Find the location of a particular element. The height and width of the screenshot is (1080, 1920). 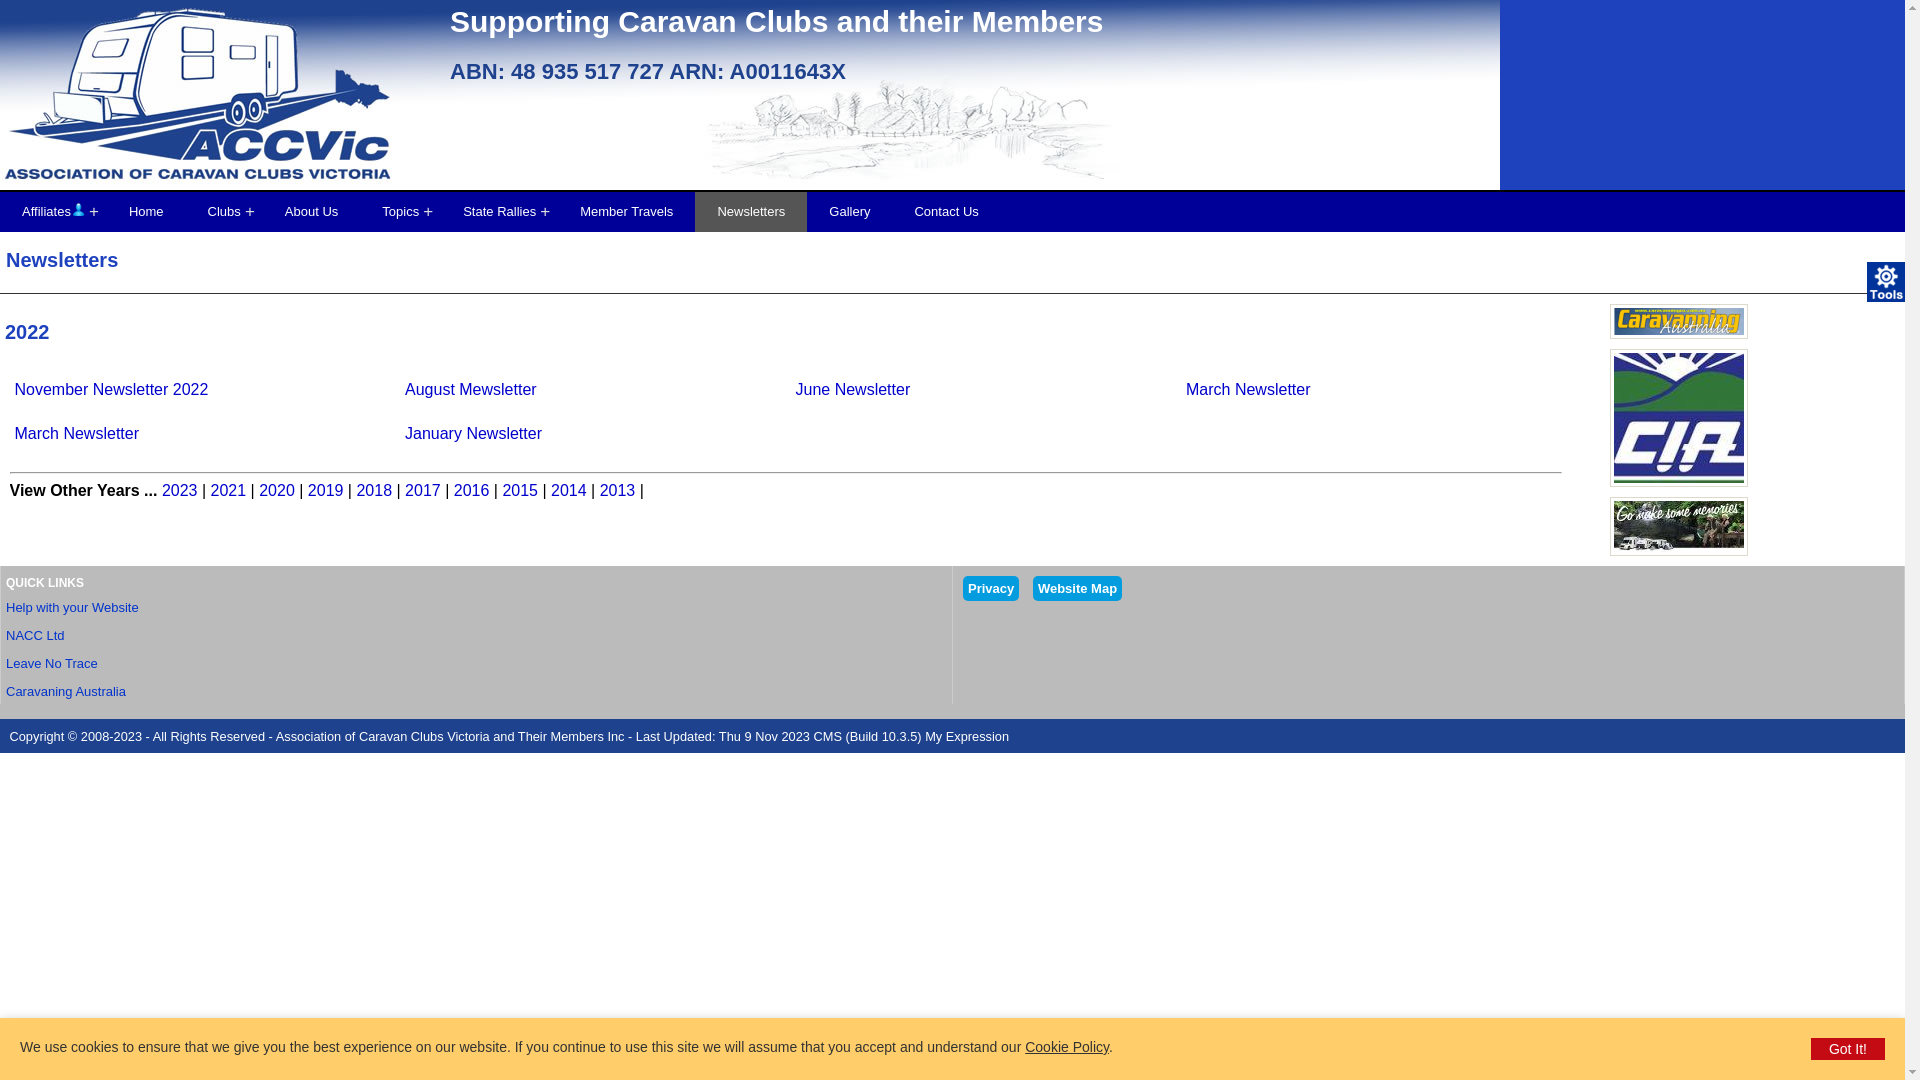

'Affiliates' is located at coordinates (53, 212).